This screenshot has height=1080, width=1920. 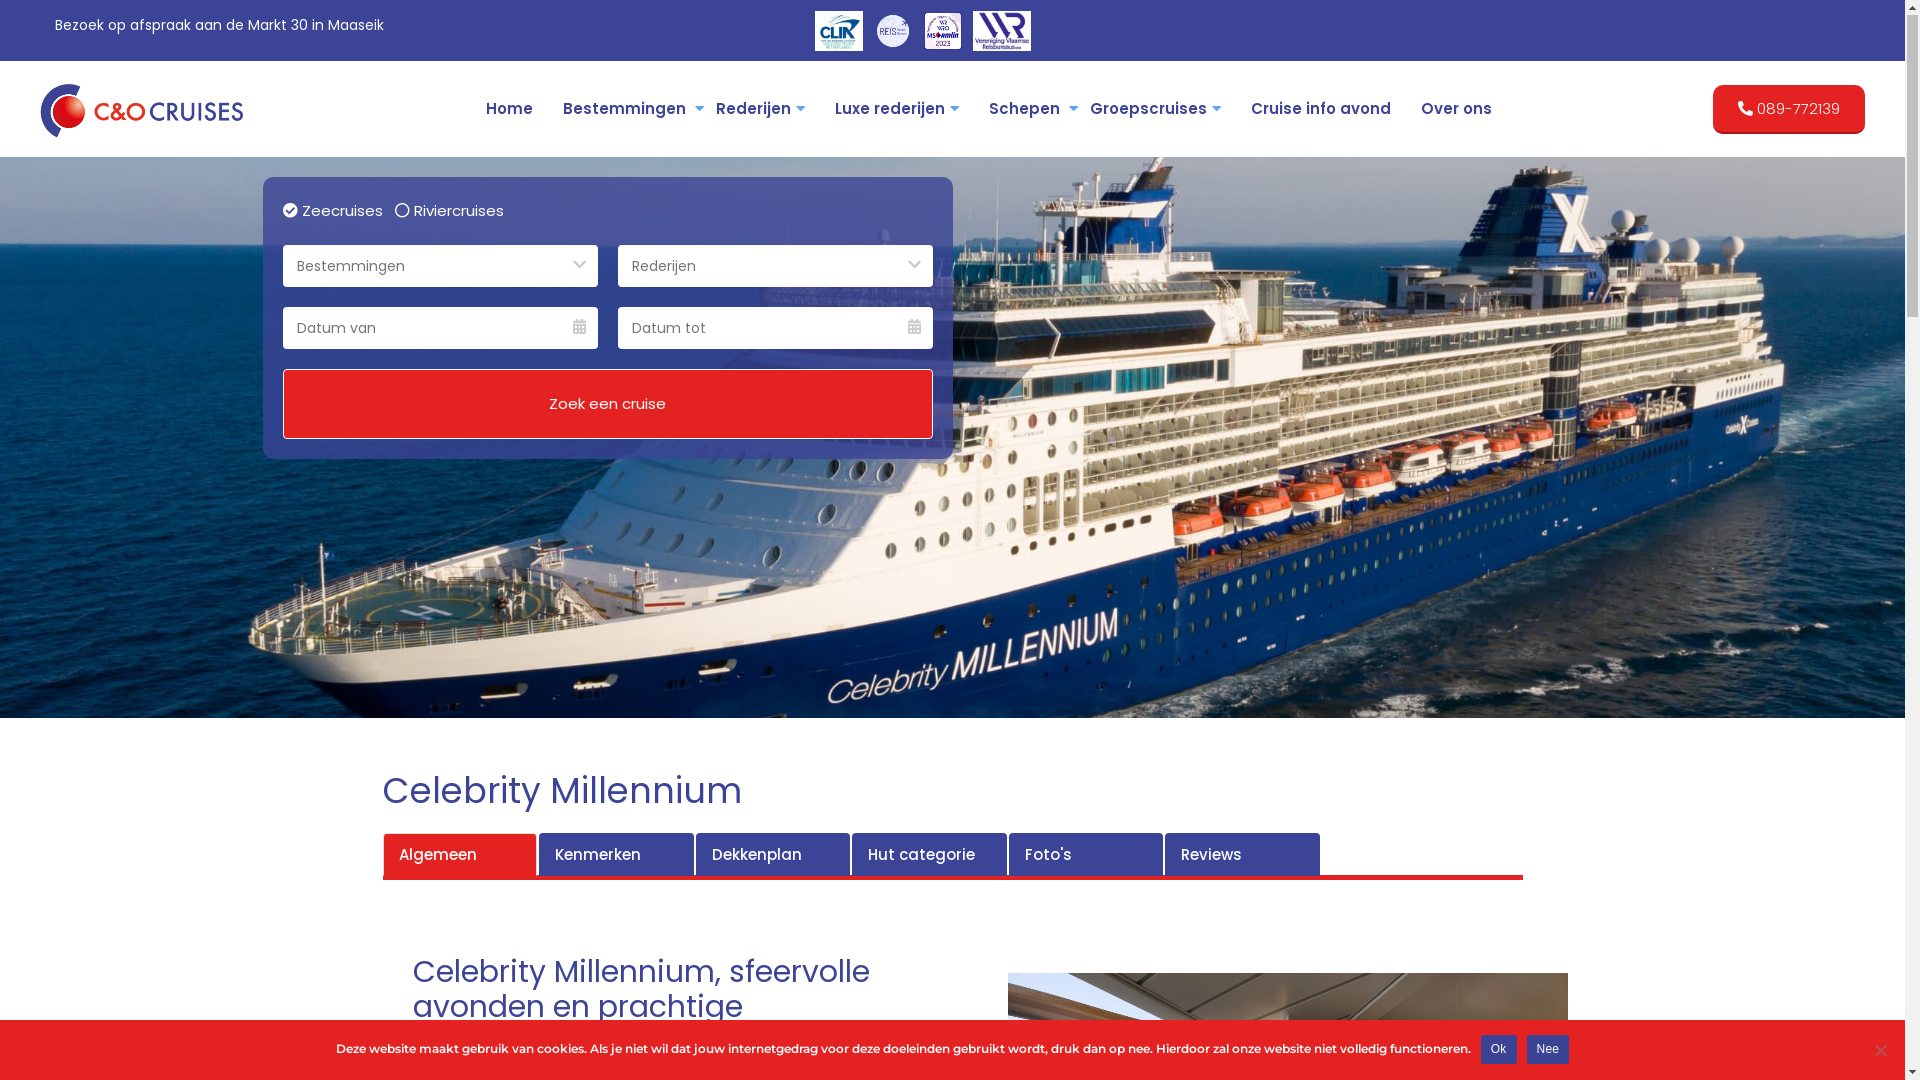 I want to click on 'Cruise info avond', so click(x=1320, y=110).